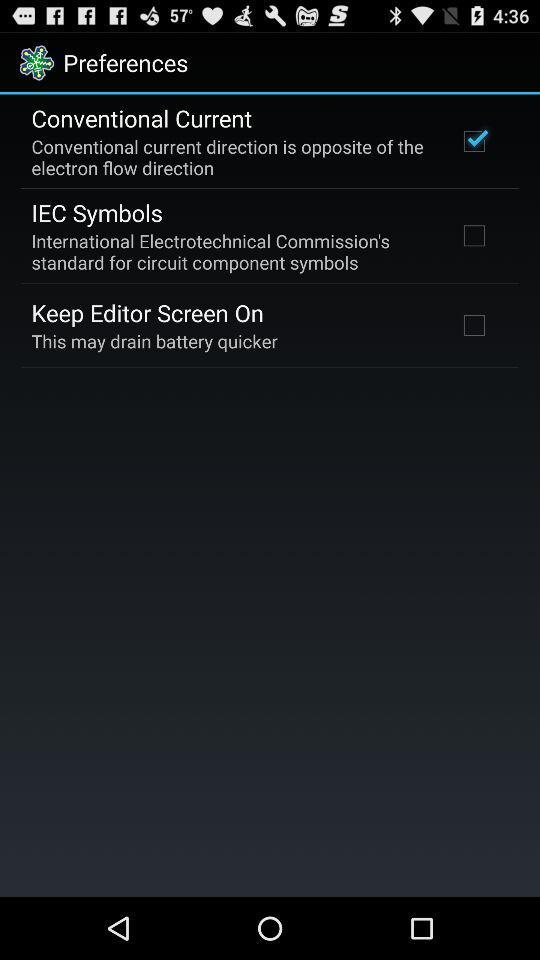 The image size is (540, 960). I want to click on the international electrotechnical commission app, so click(230, 250).